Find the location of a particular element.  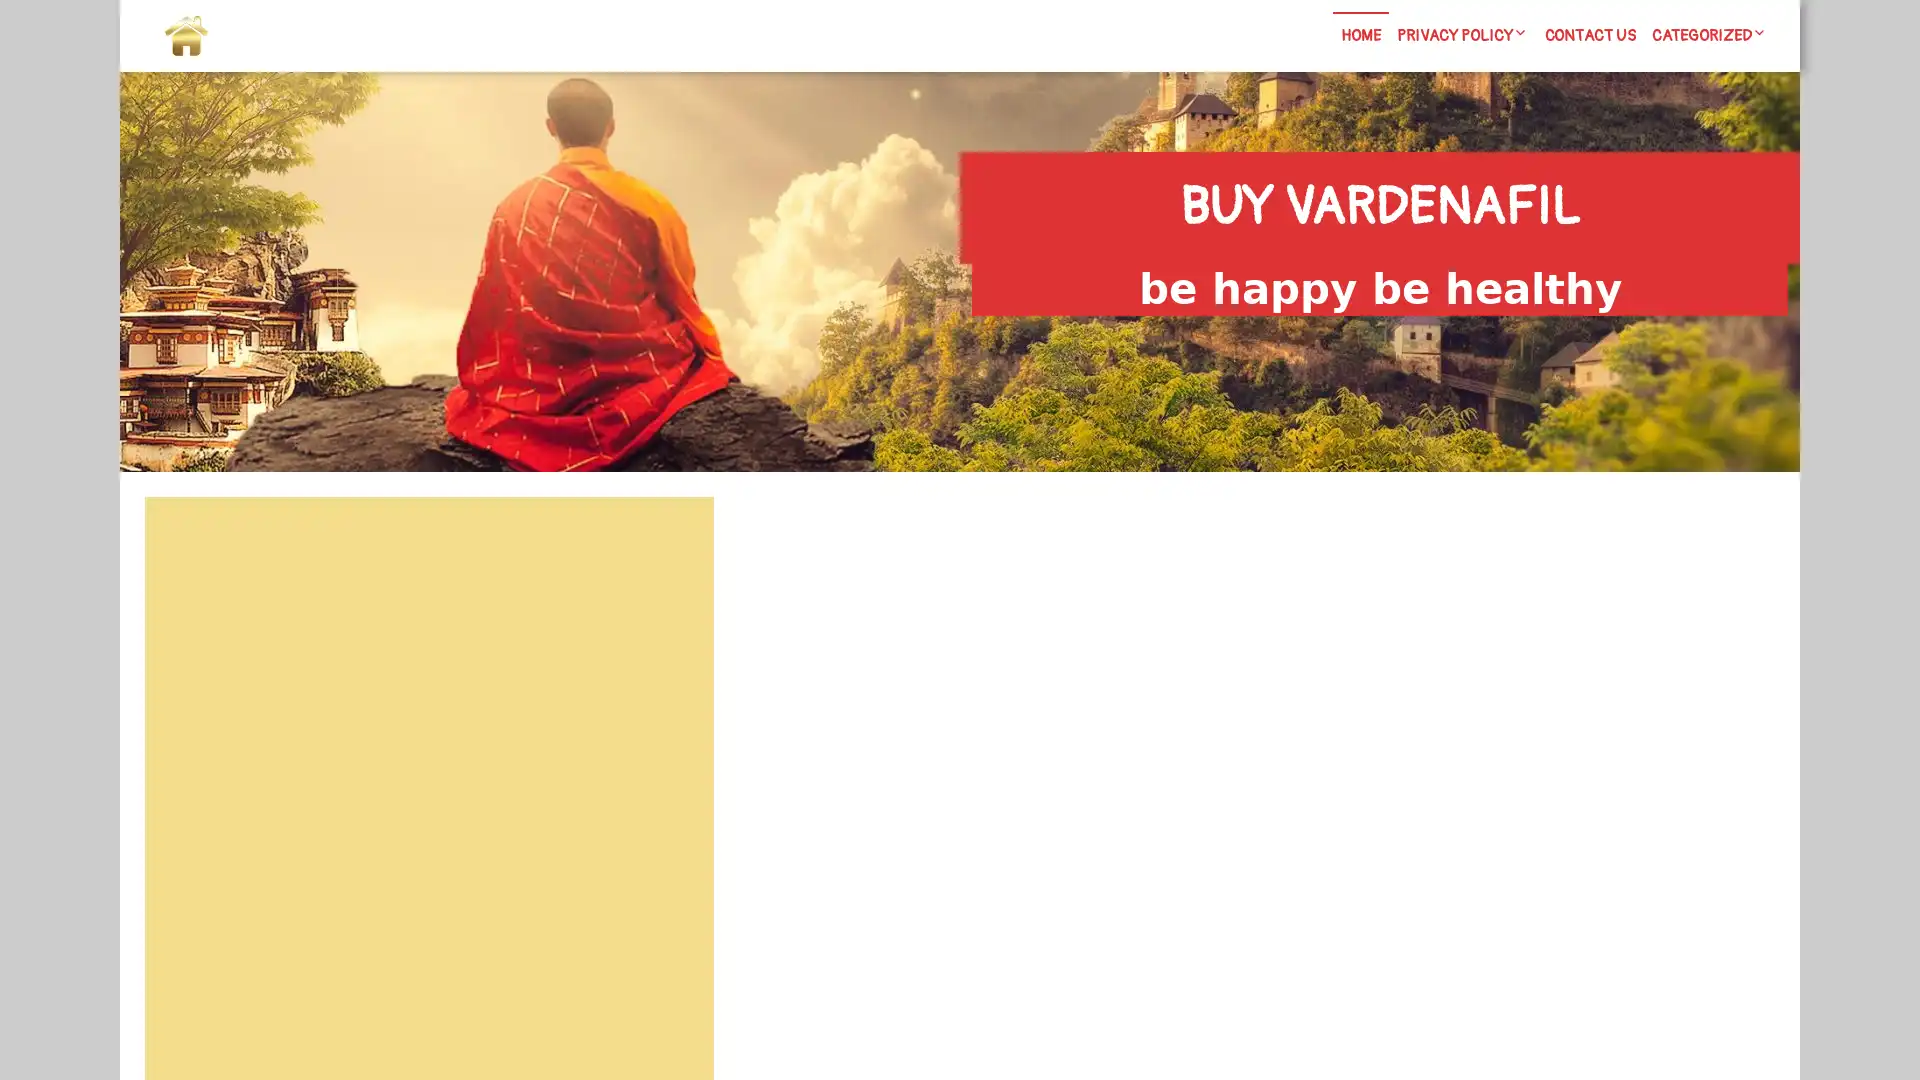

Search is located at coordinates (667, 545).